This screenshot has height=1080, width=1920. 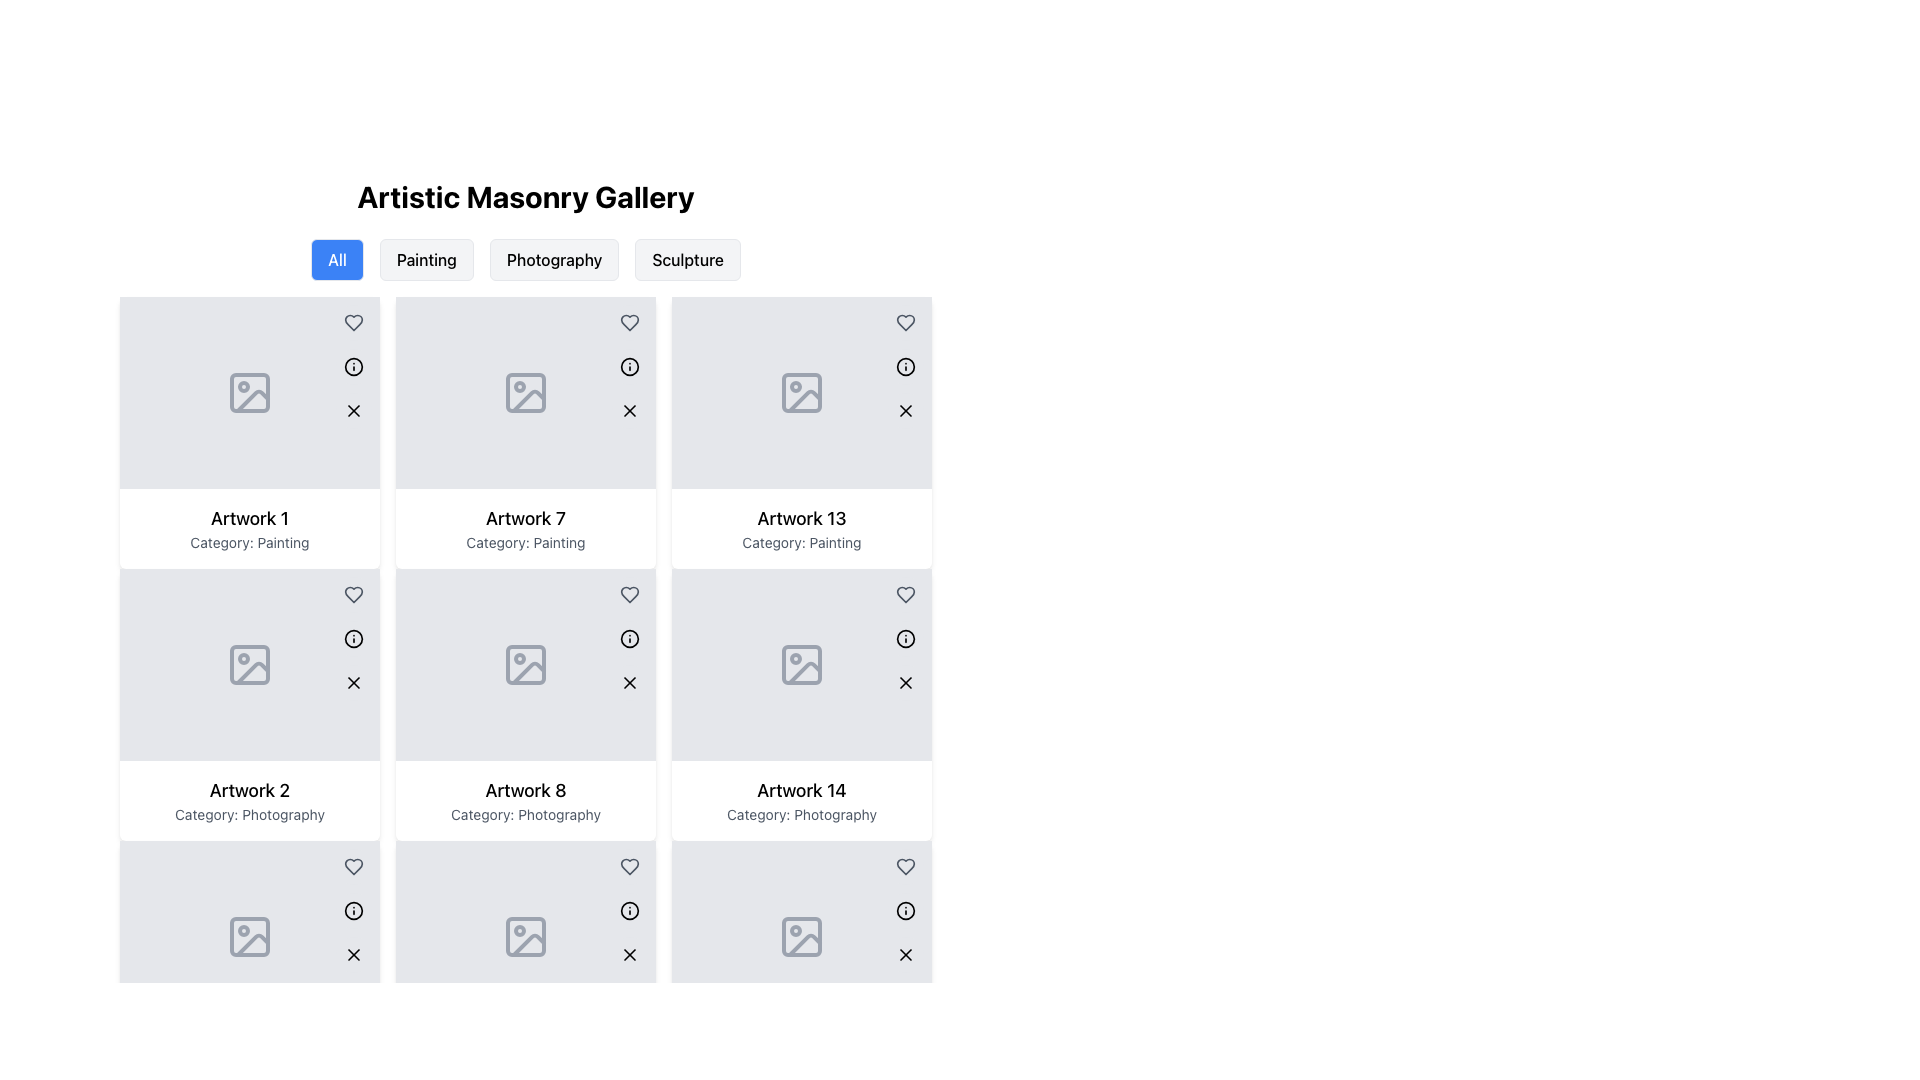 What do you see at coordinates (905, 593) in the screenshot?
I see `the heart icon located in the first column of the fourth row of the grid layout within the card labeled 'Artwork 13' to mark it as liked` at bounding box center [905, 593].